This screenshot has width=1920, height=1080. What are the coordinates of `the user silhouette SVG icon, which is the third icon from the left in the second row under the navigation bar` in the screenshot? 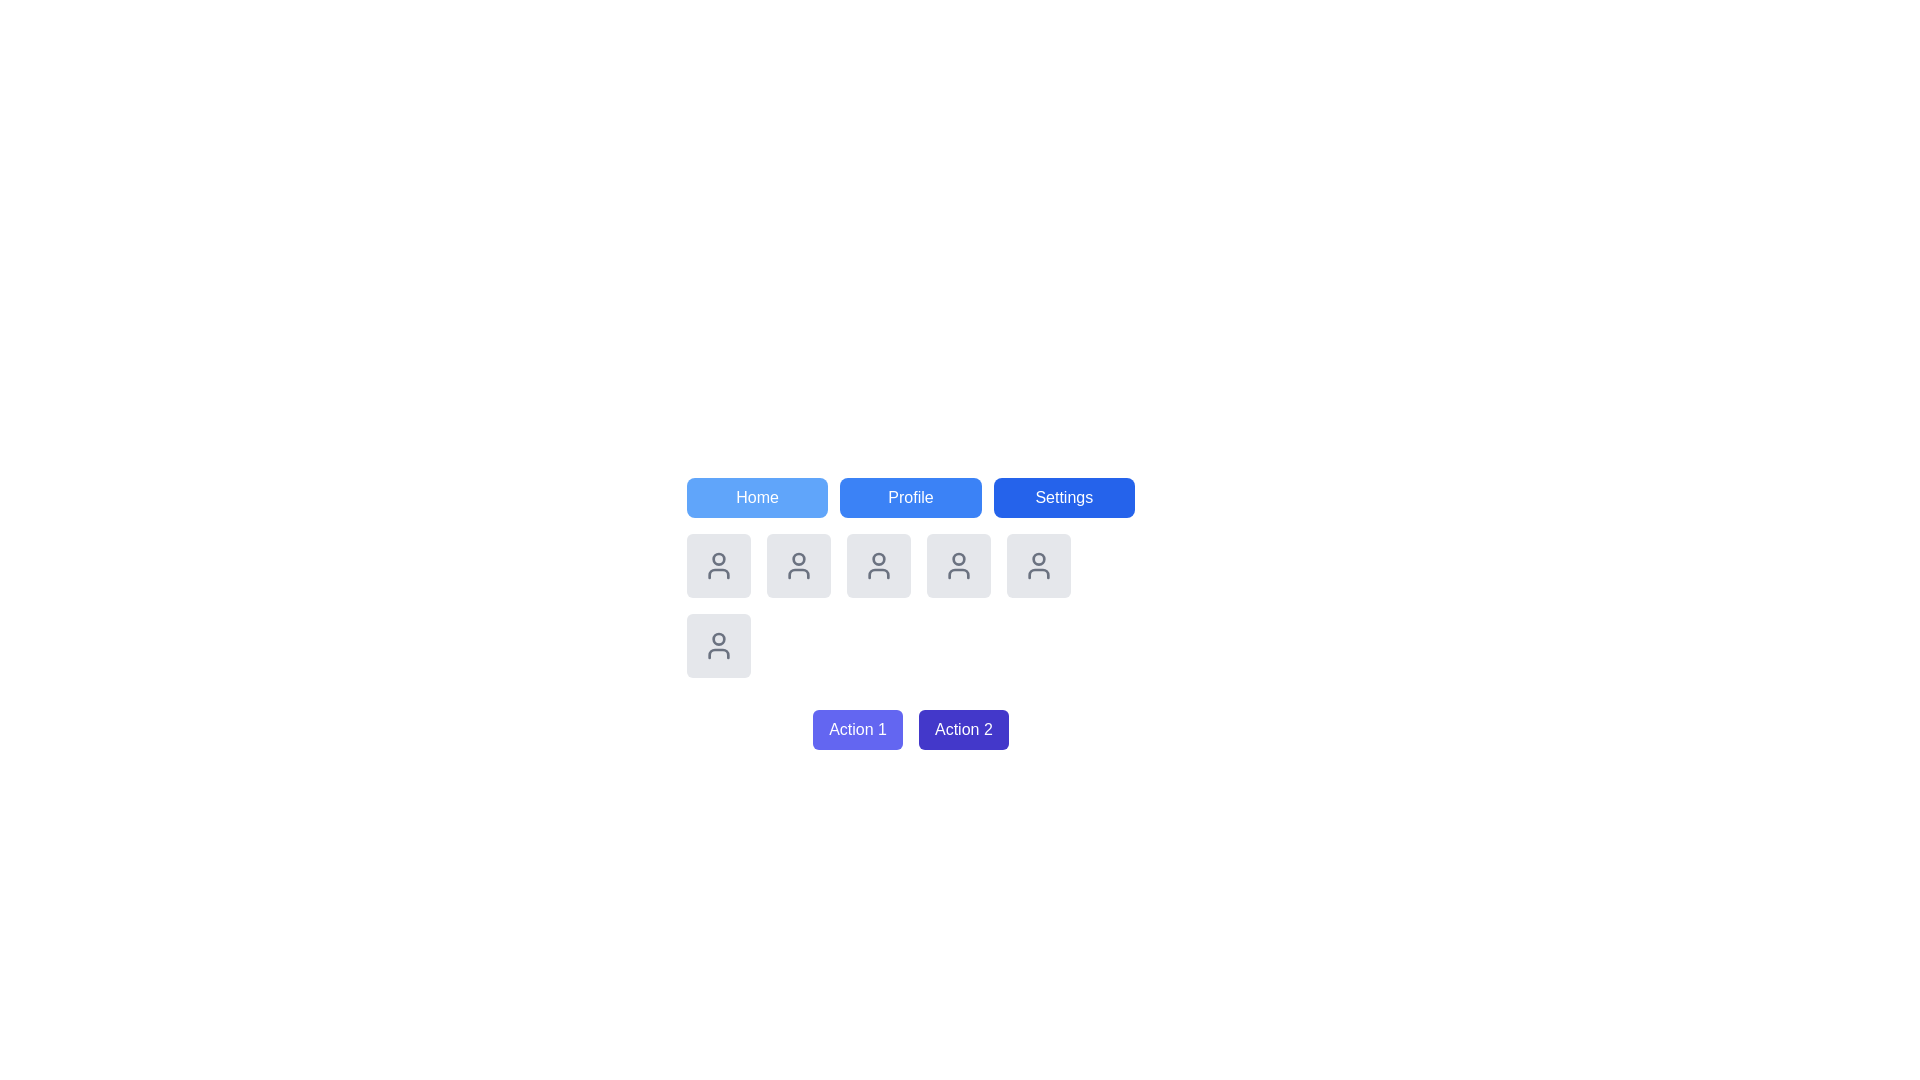 It's located at (797, 566).